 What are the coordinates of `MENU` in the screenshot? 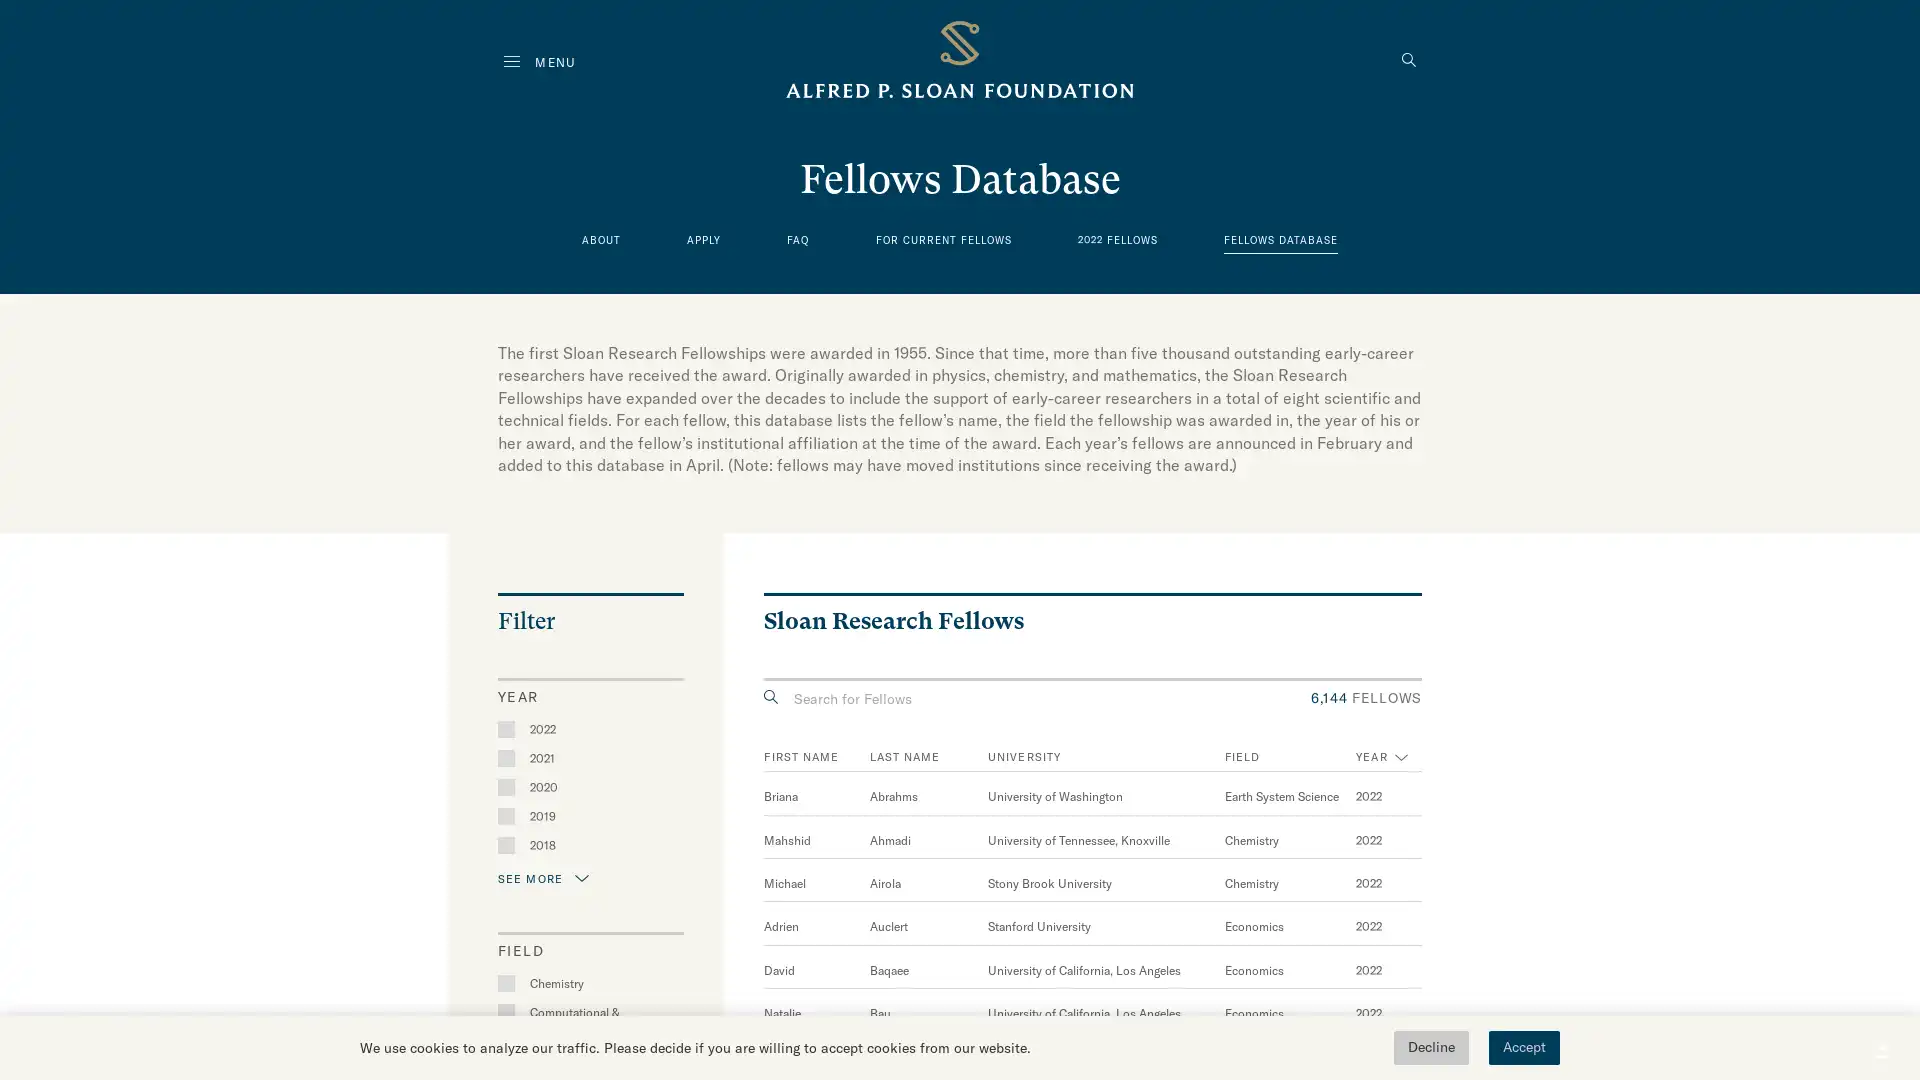 It's located at (539, 61).